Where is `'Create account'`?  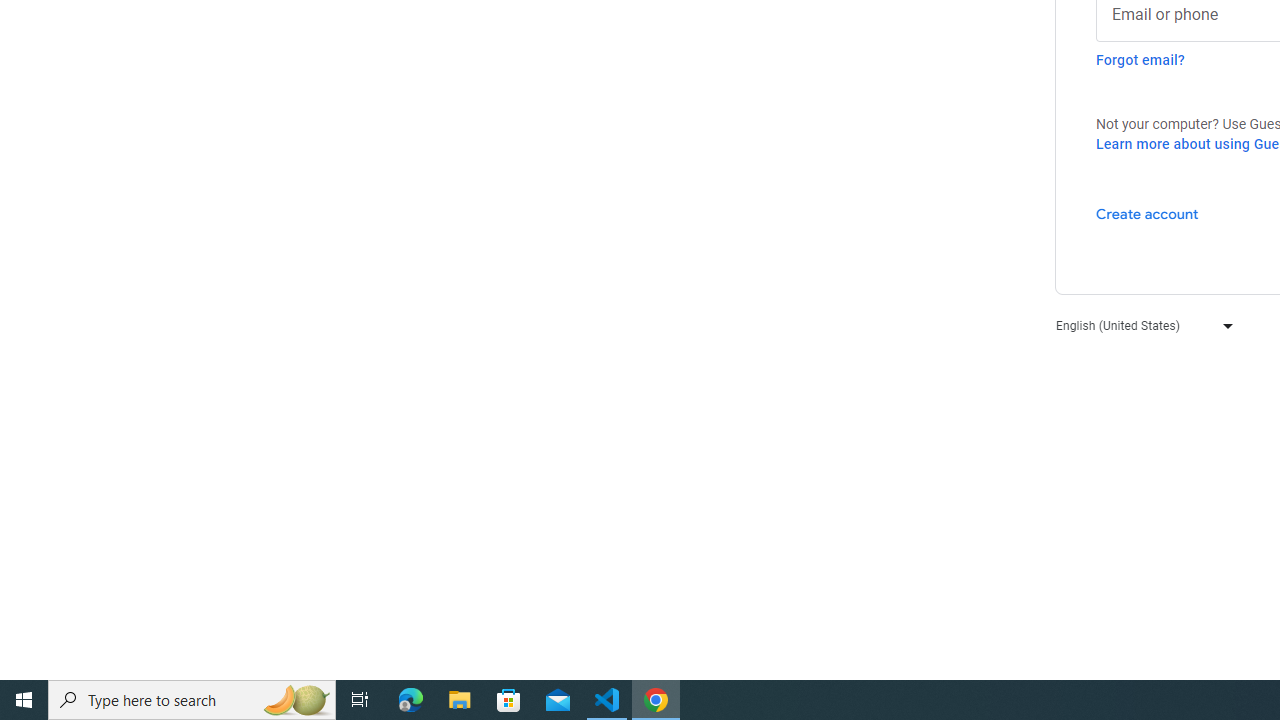
'Create account' is located at coordinates (1146, 213).